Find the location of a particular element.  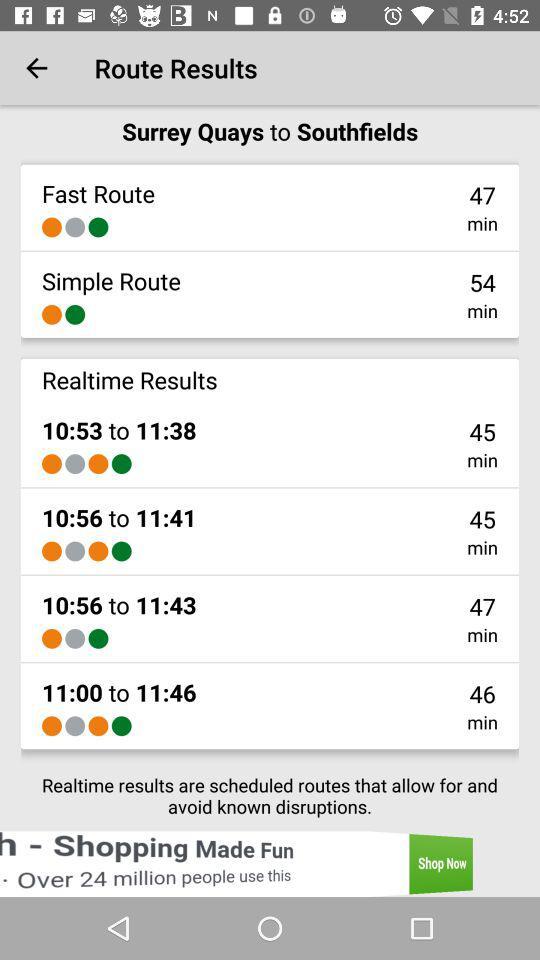

item below 10 53 to item is located at coordinates (121, 464).